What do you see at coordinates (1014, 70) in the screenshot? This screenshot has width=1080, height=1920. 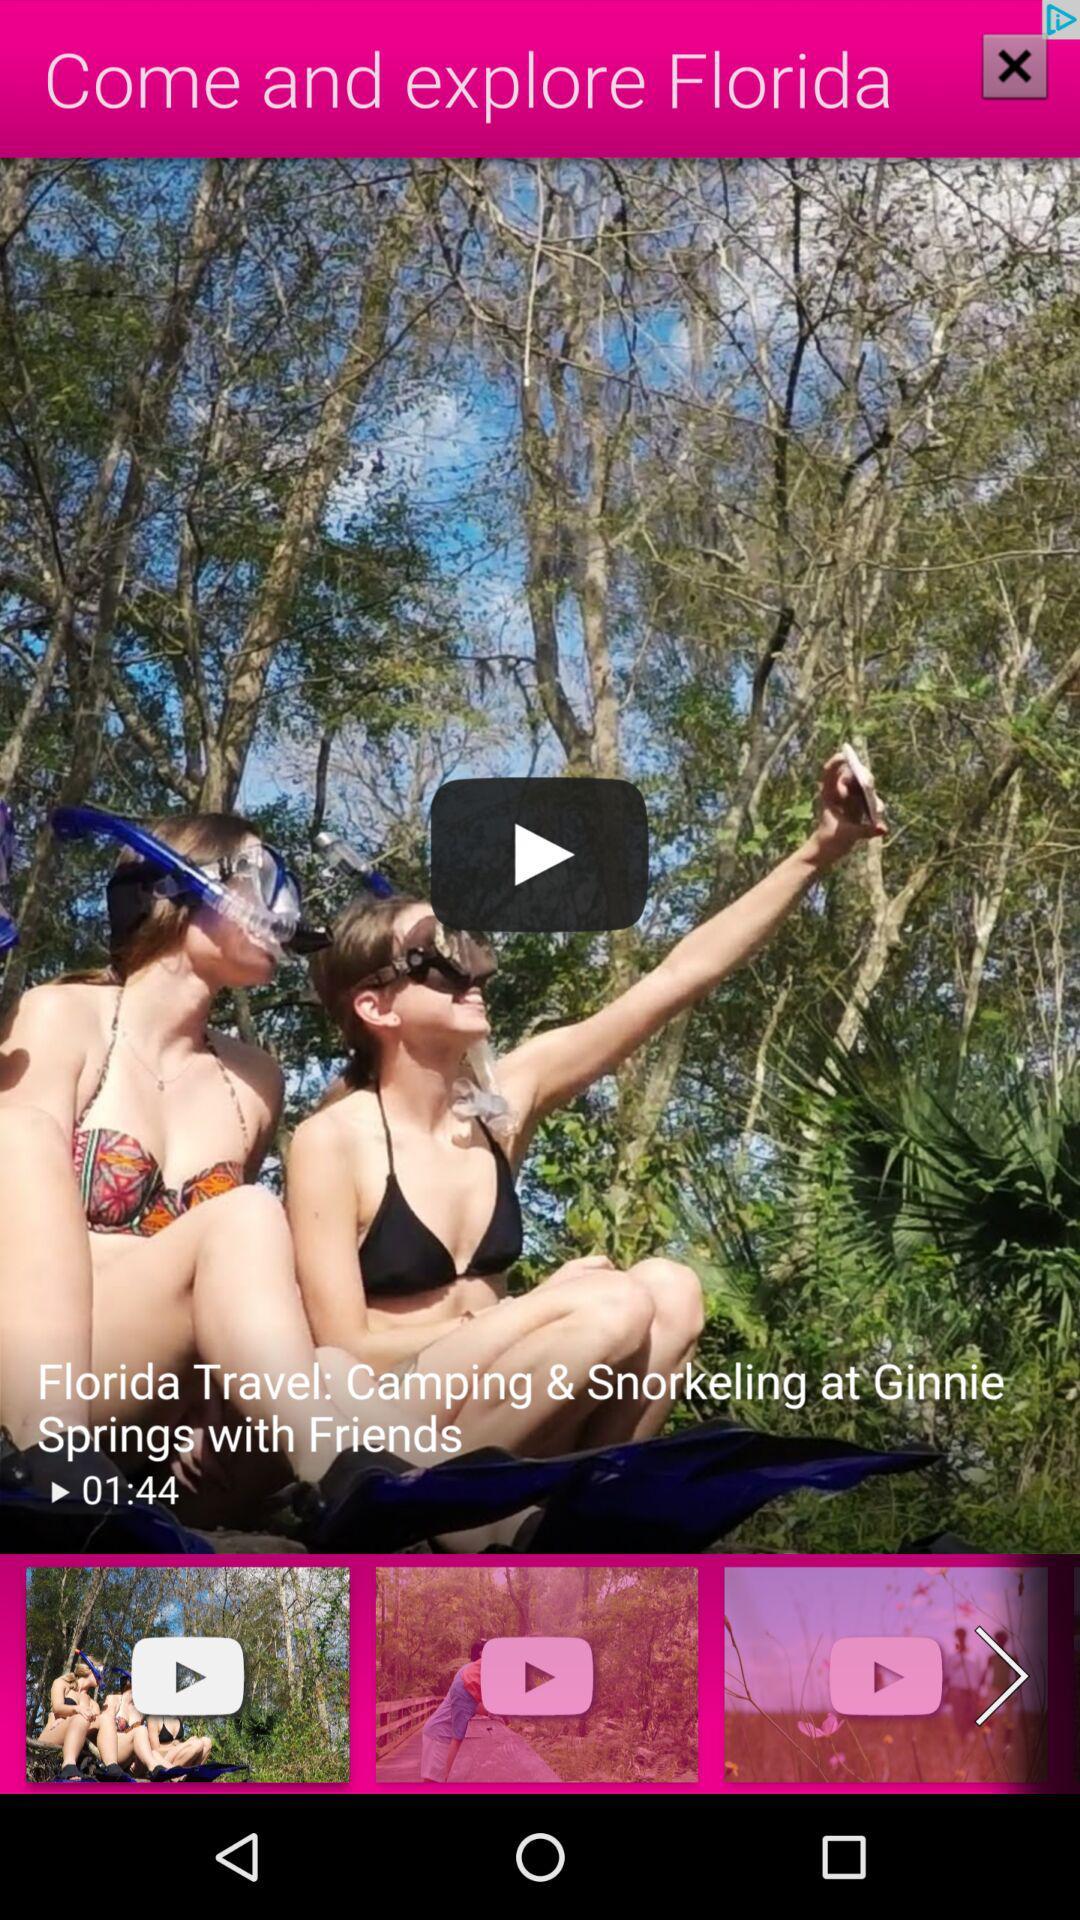 I see `the close icon` at bounding box center [1014, 70].